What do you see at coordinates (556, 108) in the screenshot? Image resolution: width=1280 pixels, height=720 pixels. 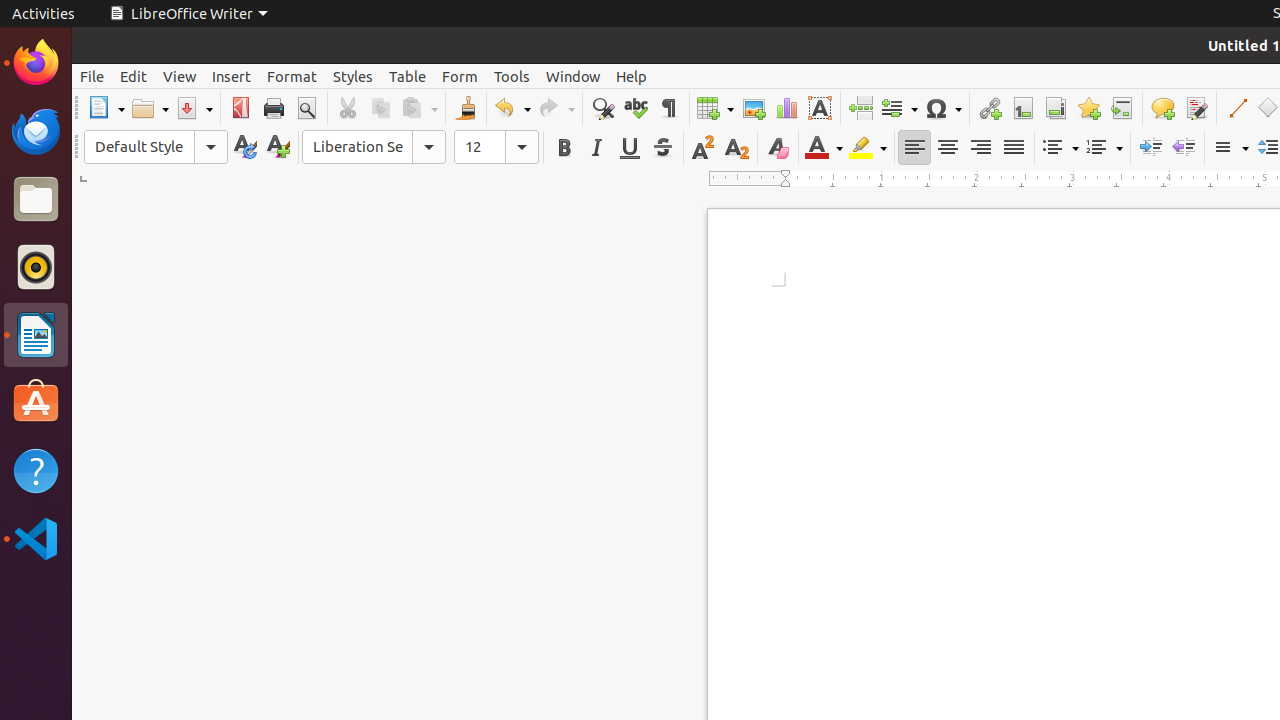 I see `'Redo'` at bounding box center [556, 108].